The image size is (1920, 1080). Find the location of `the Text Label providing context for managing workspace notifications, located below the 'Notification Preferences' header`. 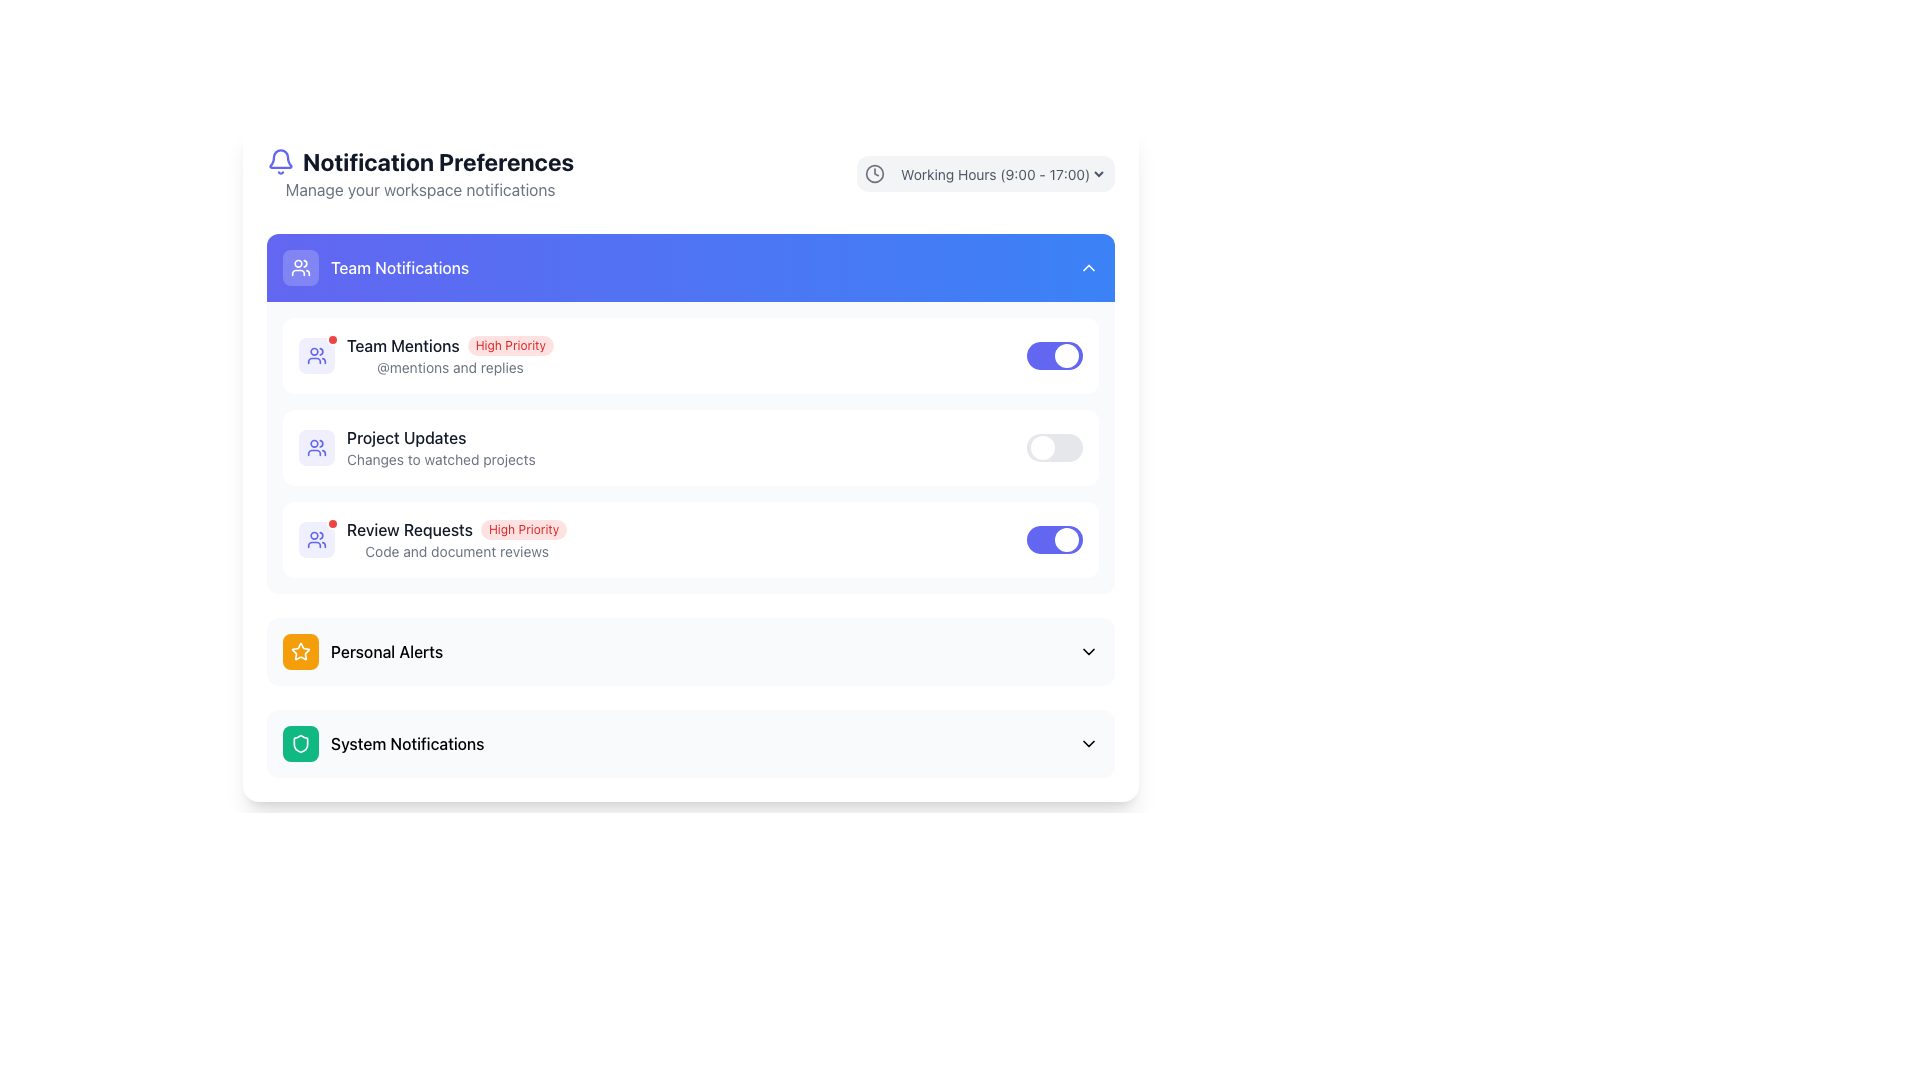

the Text Label providing context for managing workspace notifications, located below the 'Notification Preferences' header is located at coordinates (419, 189).